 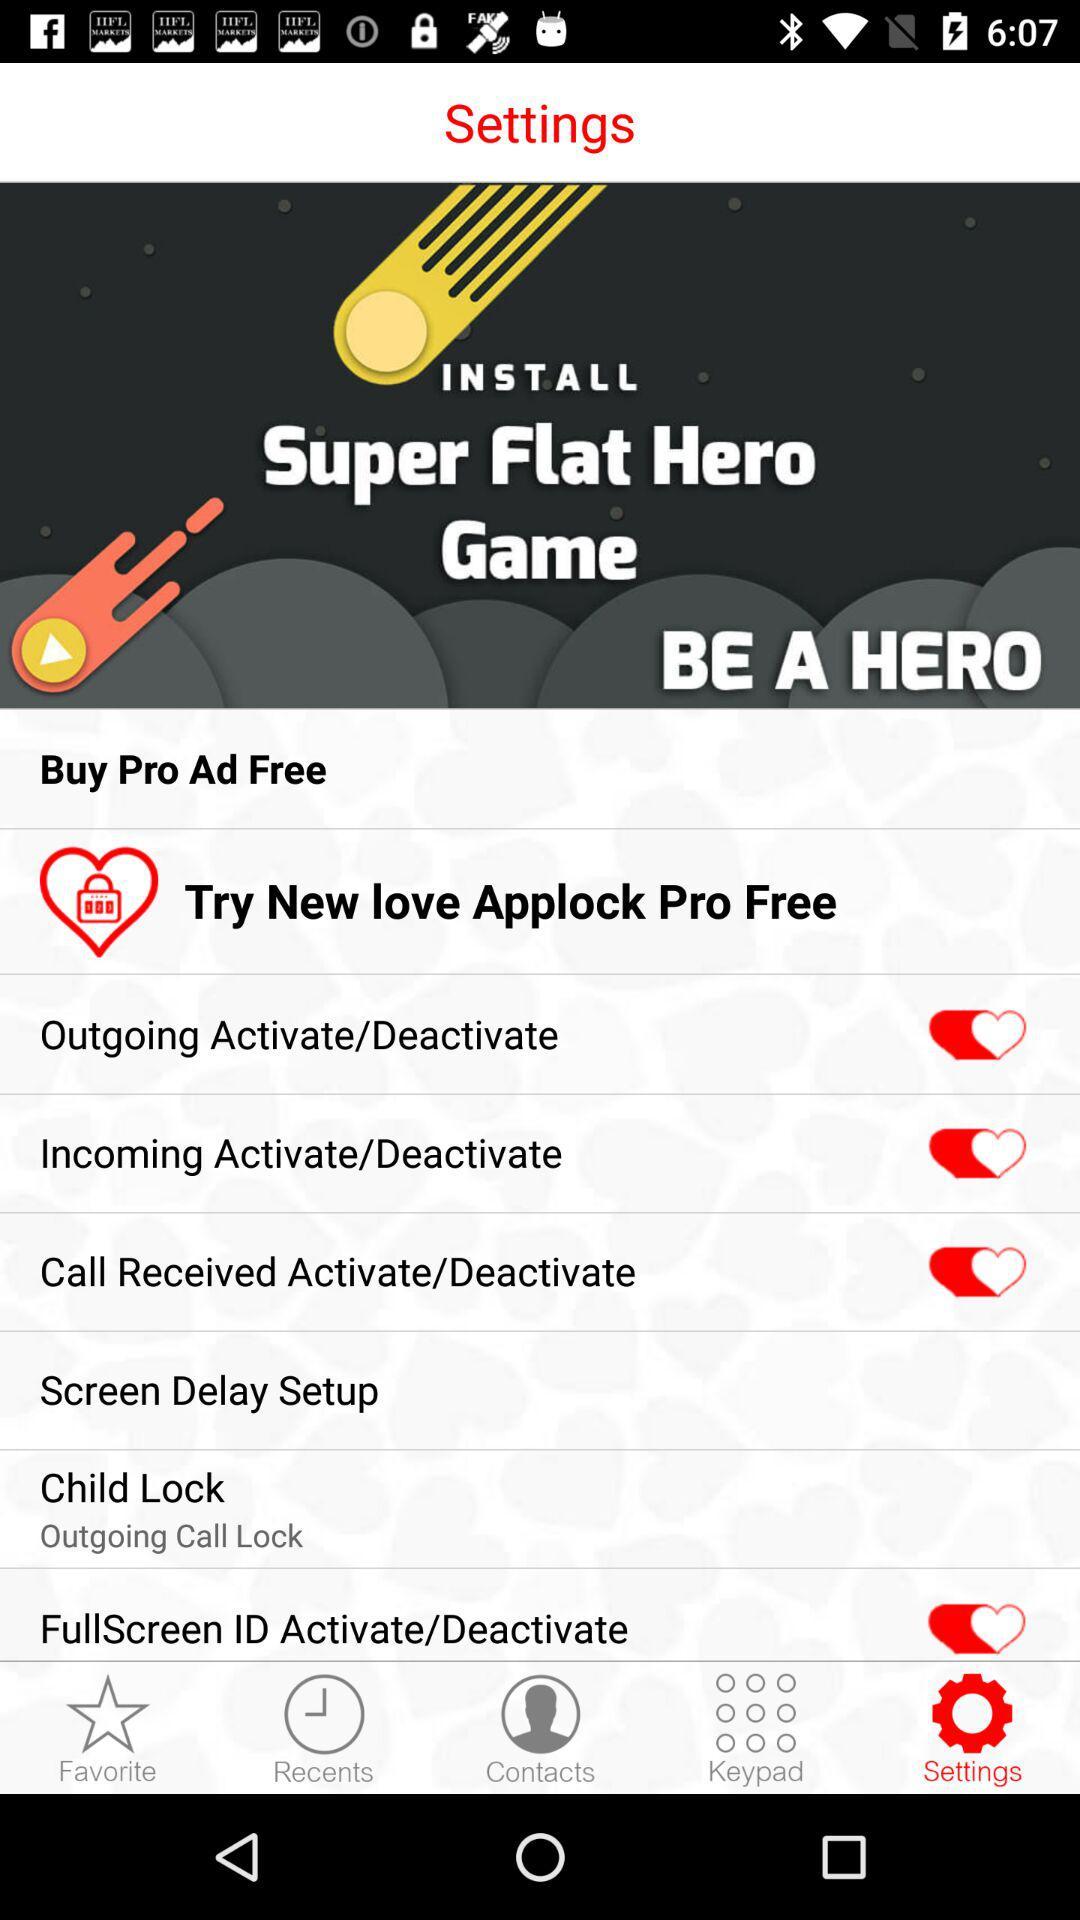 I want to click on keypad, so click(x=756, y=1728).